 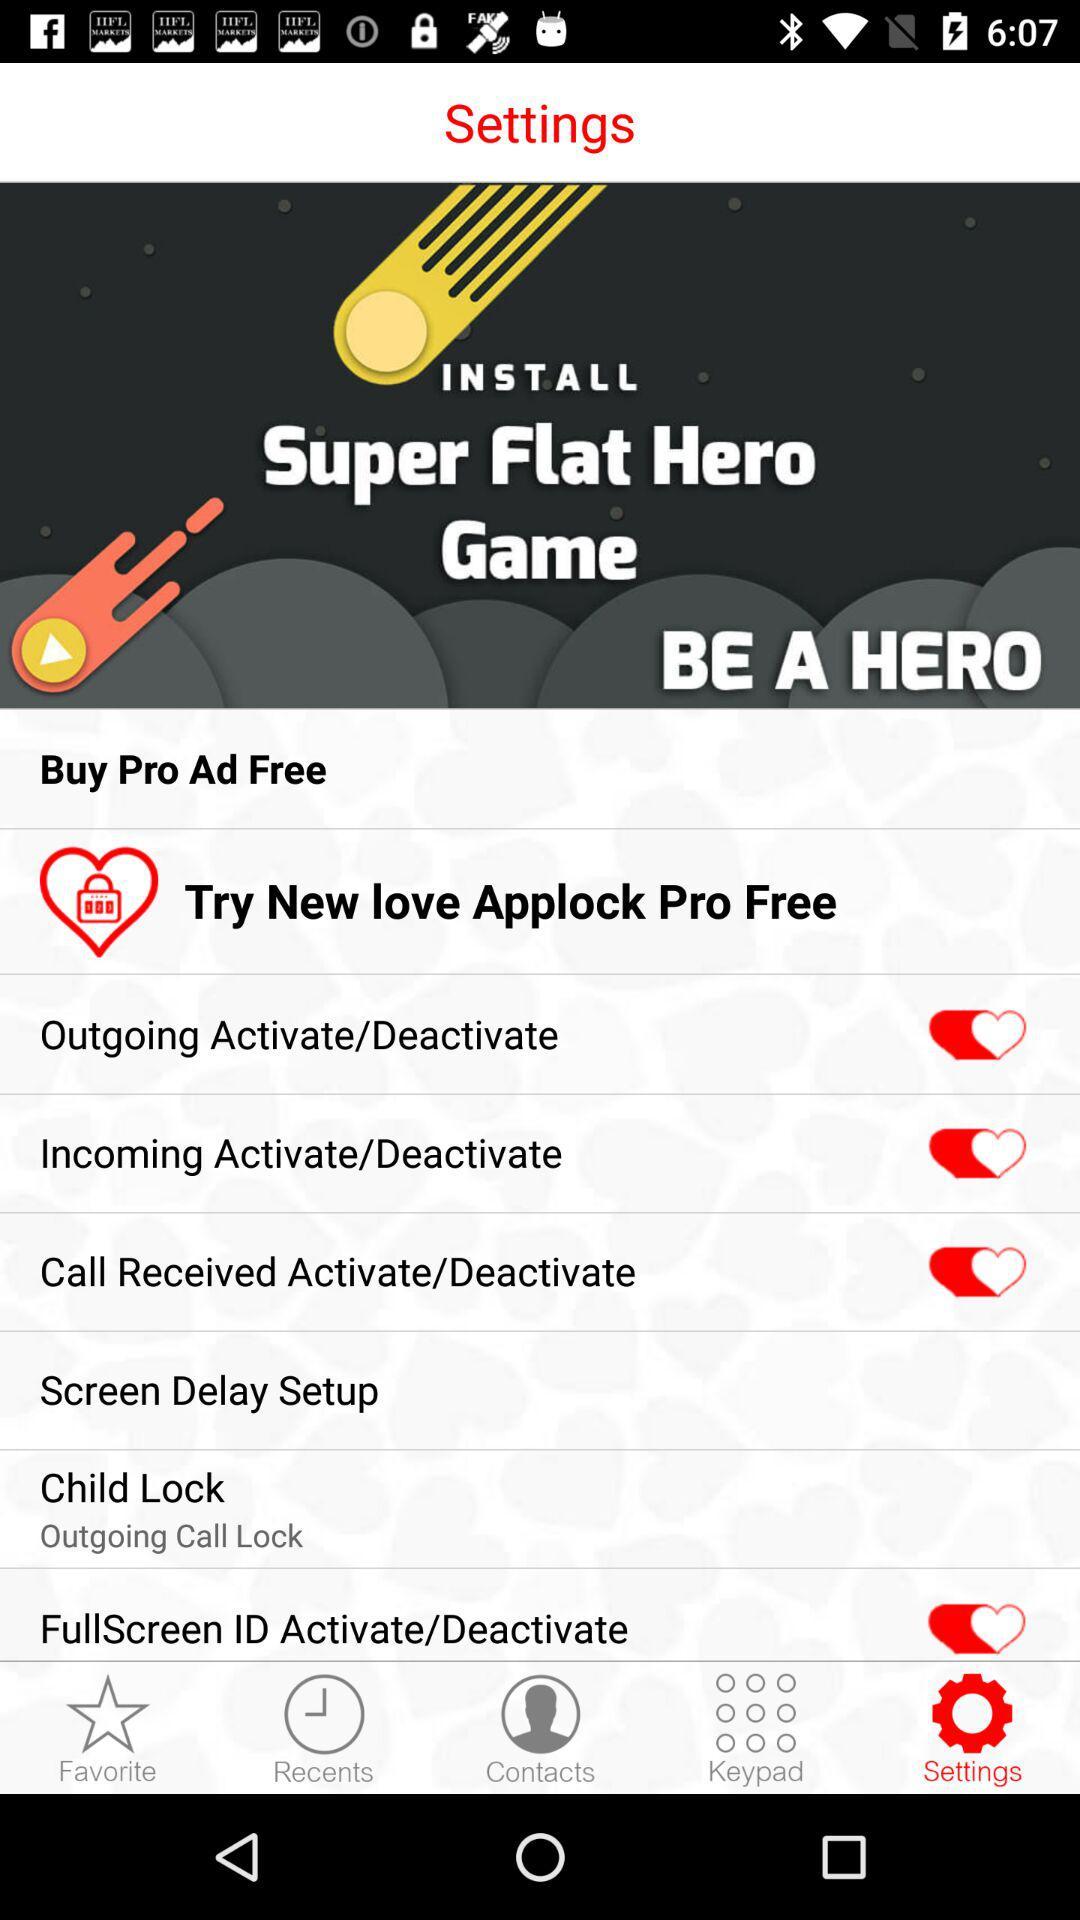 I want to click on keypad, so click(x=756, y=1728).